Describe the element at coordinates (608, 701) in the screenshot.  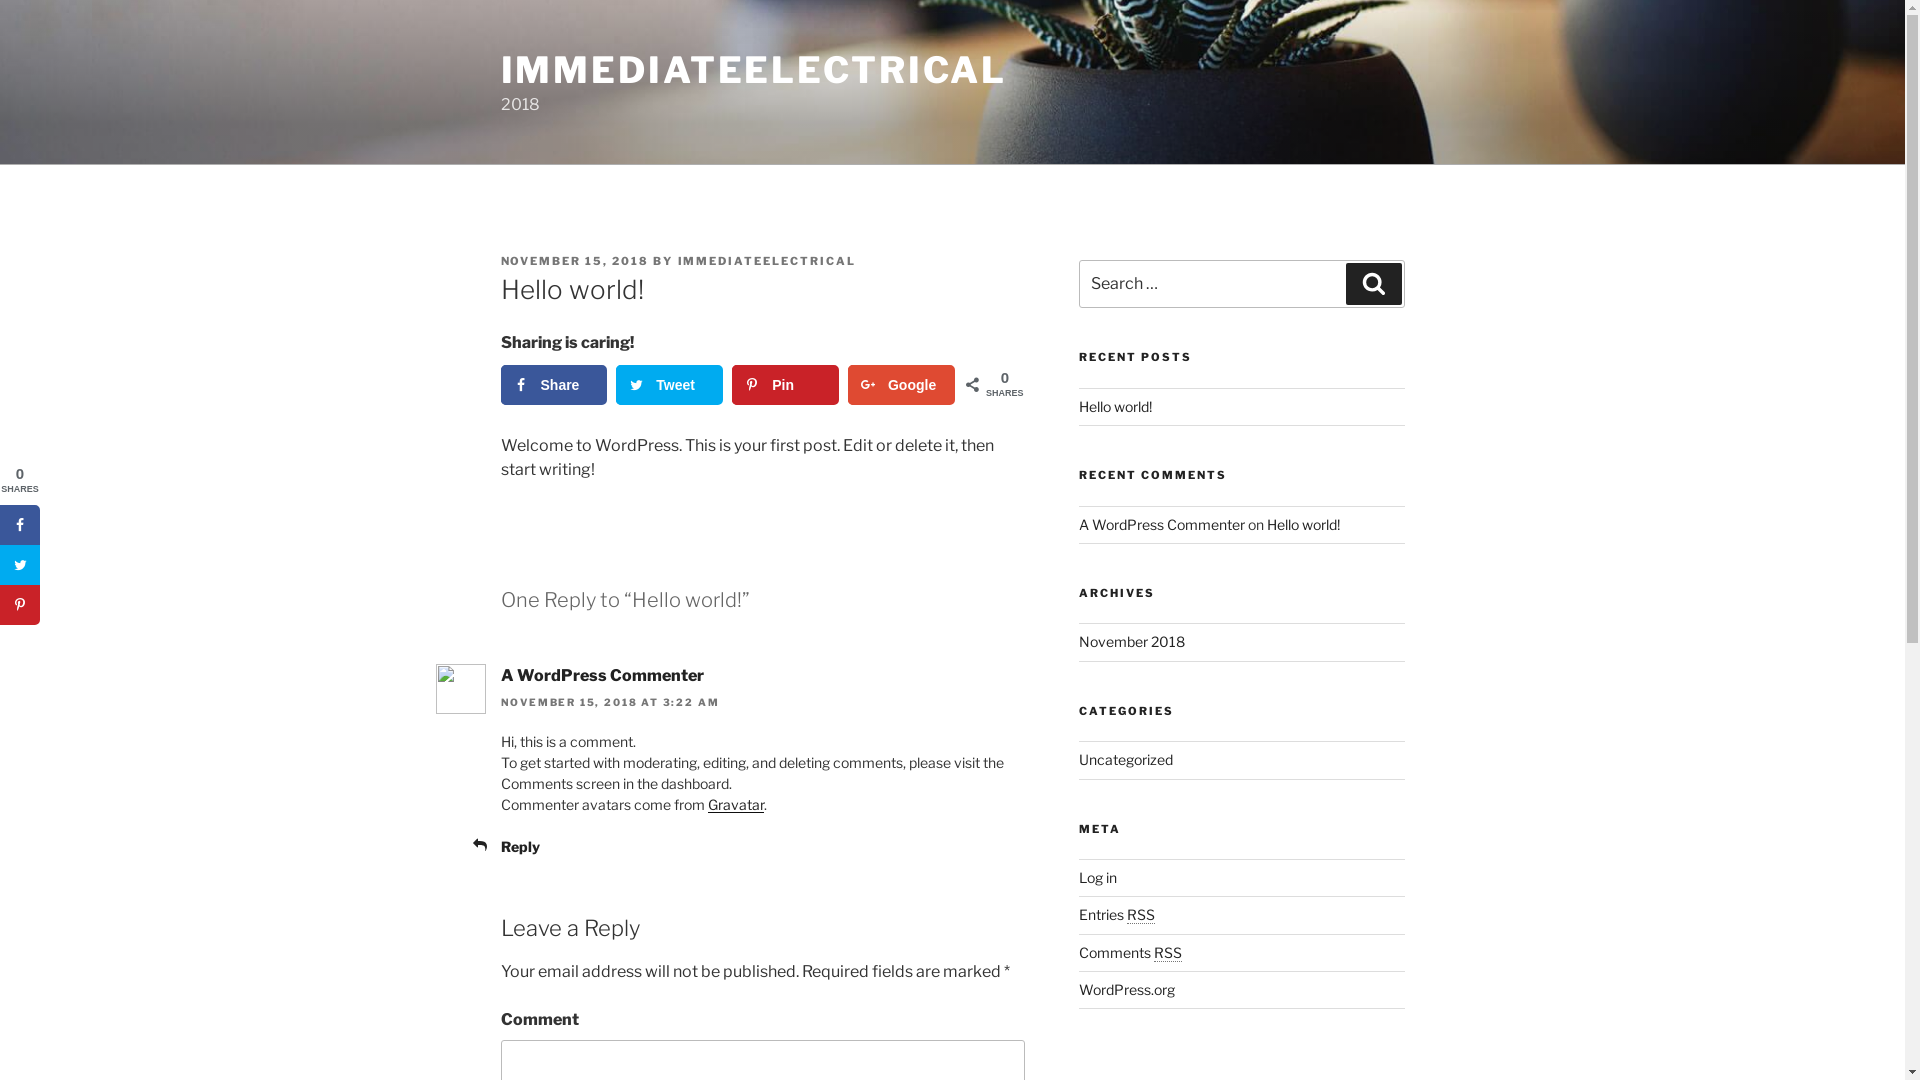
I see `'NOVEMBER 15, 2018 AT 3:22 AM'` at that location.